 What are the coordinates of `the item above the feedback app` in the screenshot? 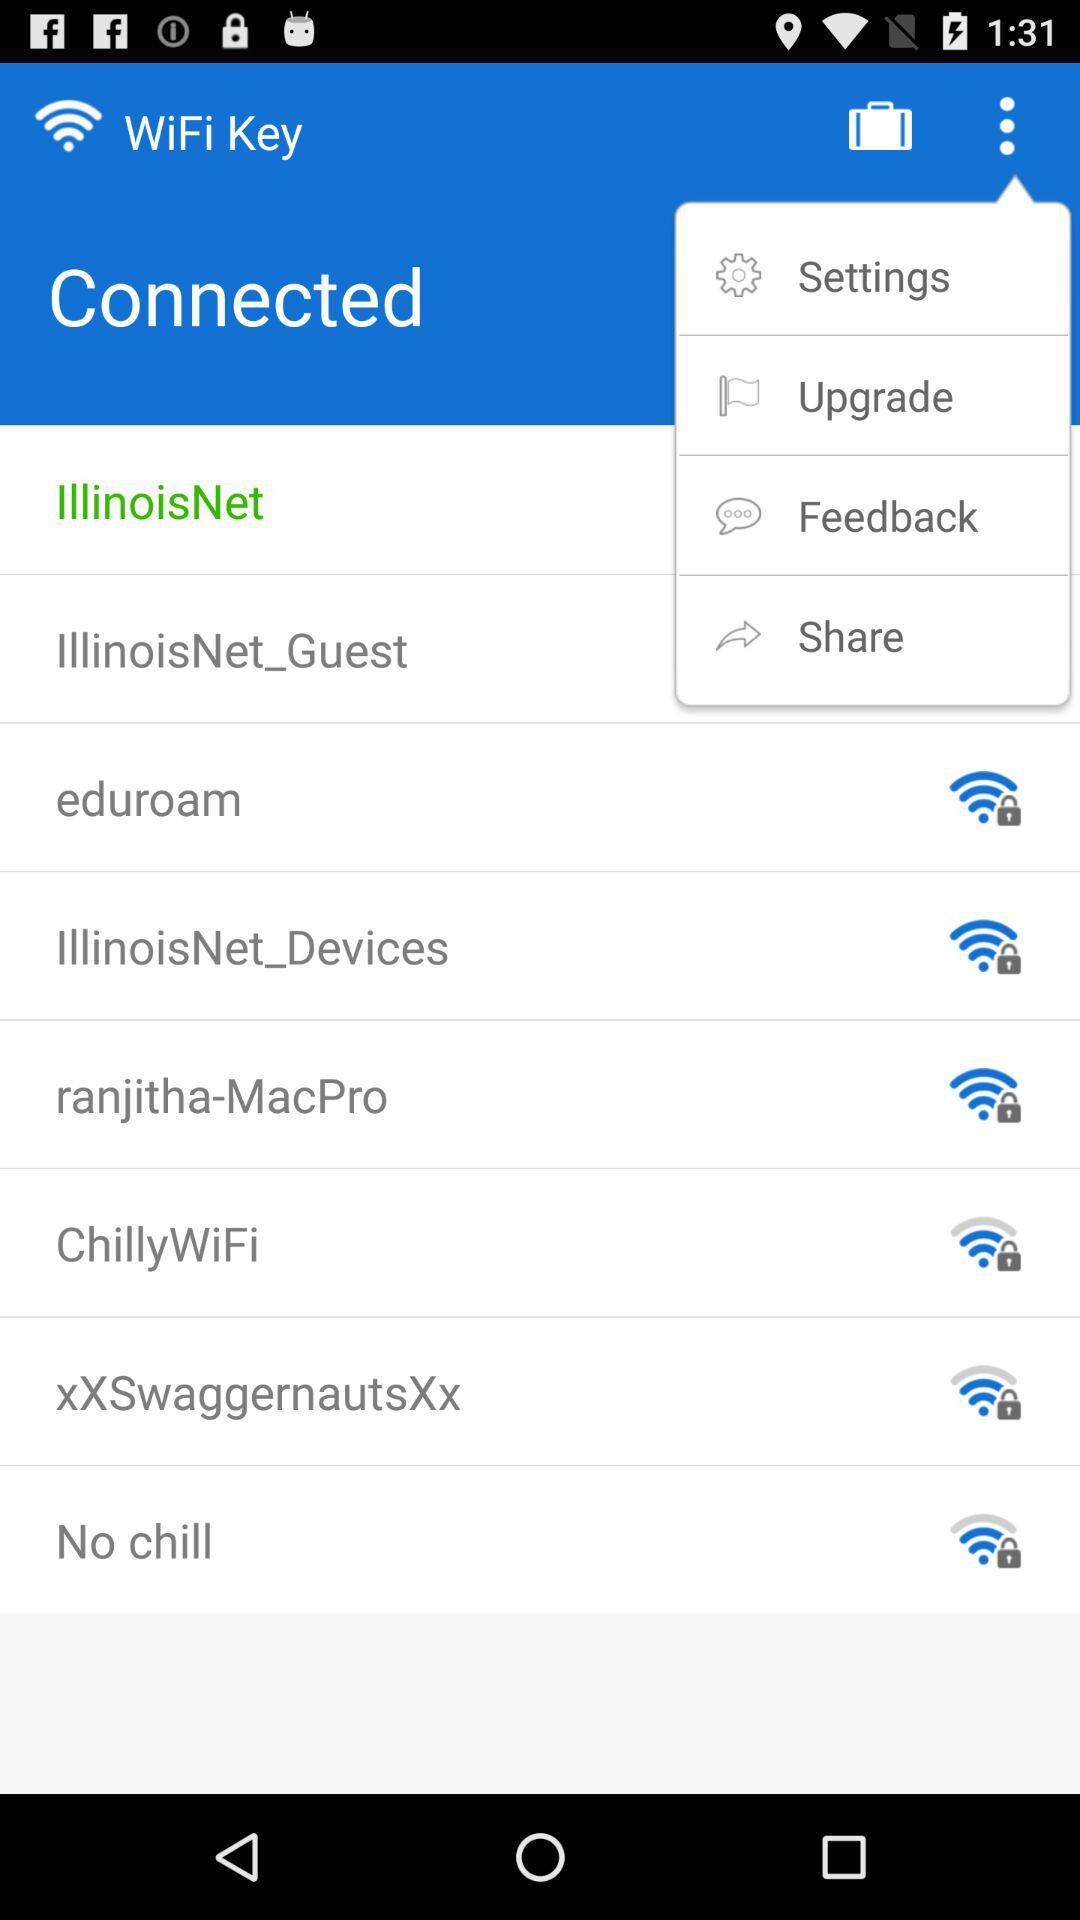 It's located at (874, 395).